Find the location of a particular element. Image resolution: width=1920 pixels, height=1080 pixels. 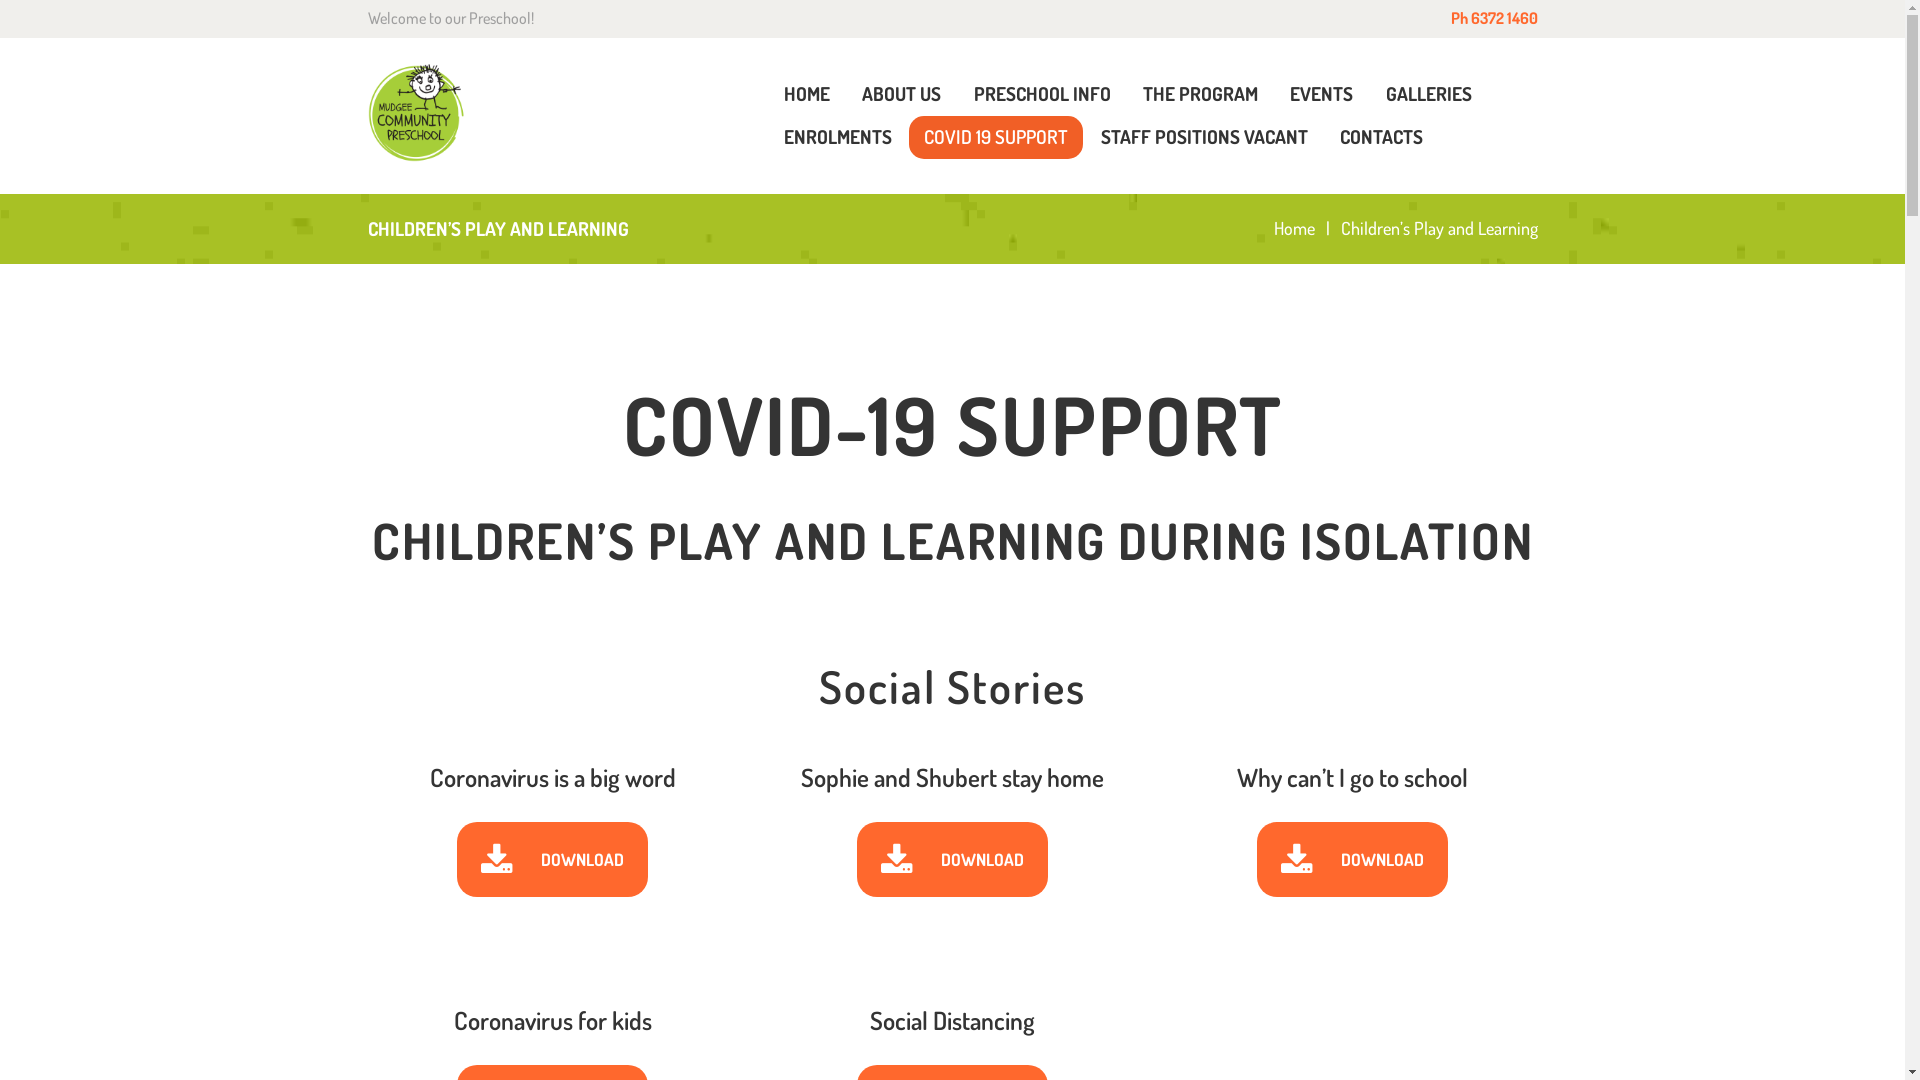

'PRESCHOOL INFO' is located at coordinates (1040, 94).